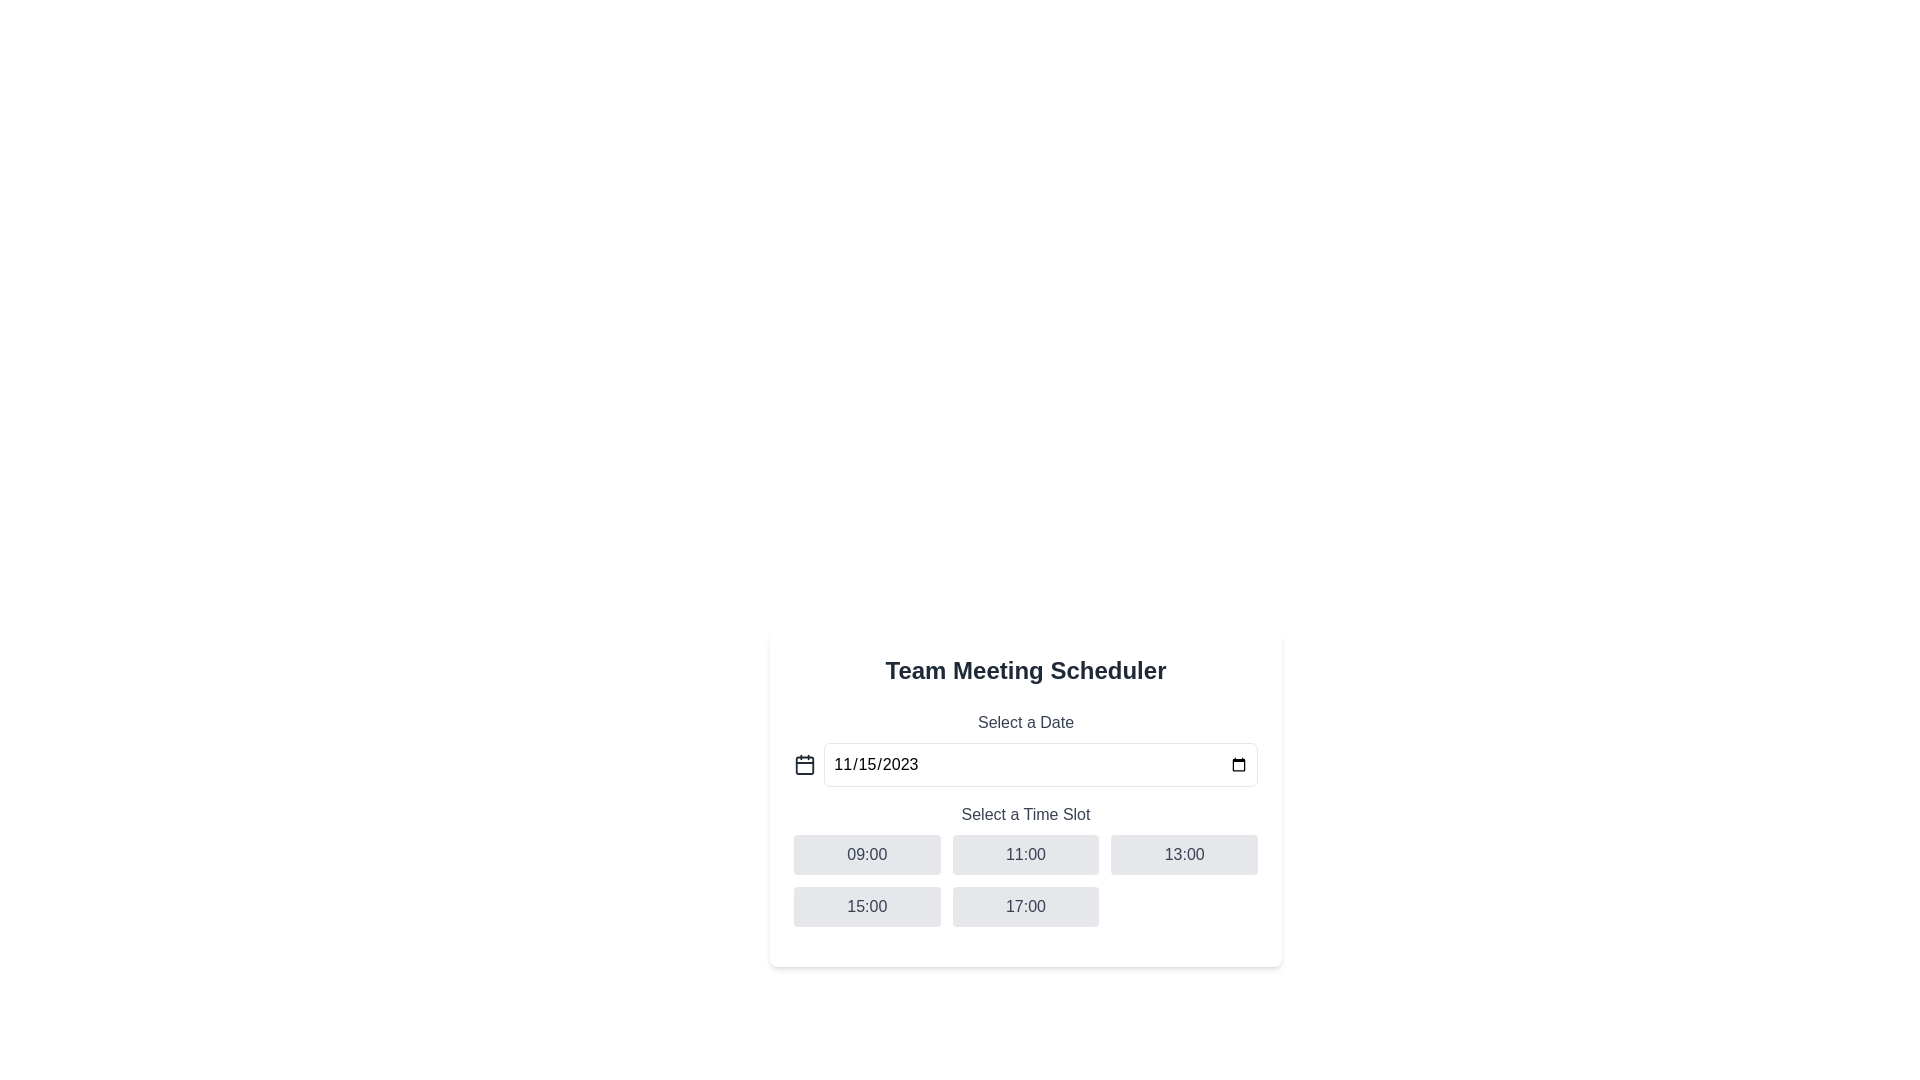  What do you see at coordinates (1026, 863) in the screenshot?
I see `the '11:00' time slot button in the 'Select a Time Slot' section of the 'Team Meeting Scheduler' interface` at bounding box center [1026, 863].